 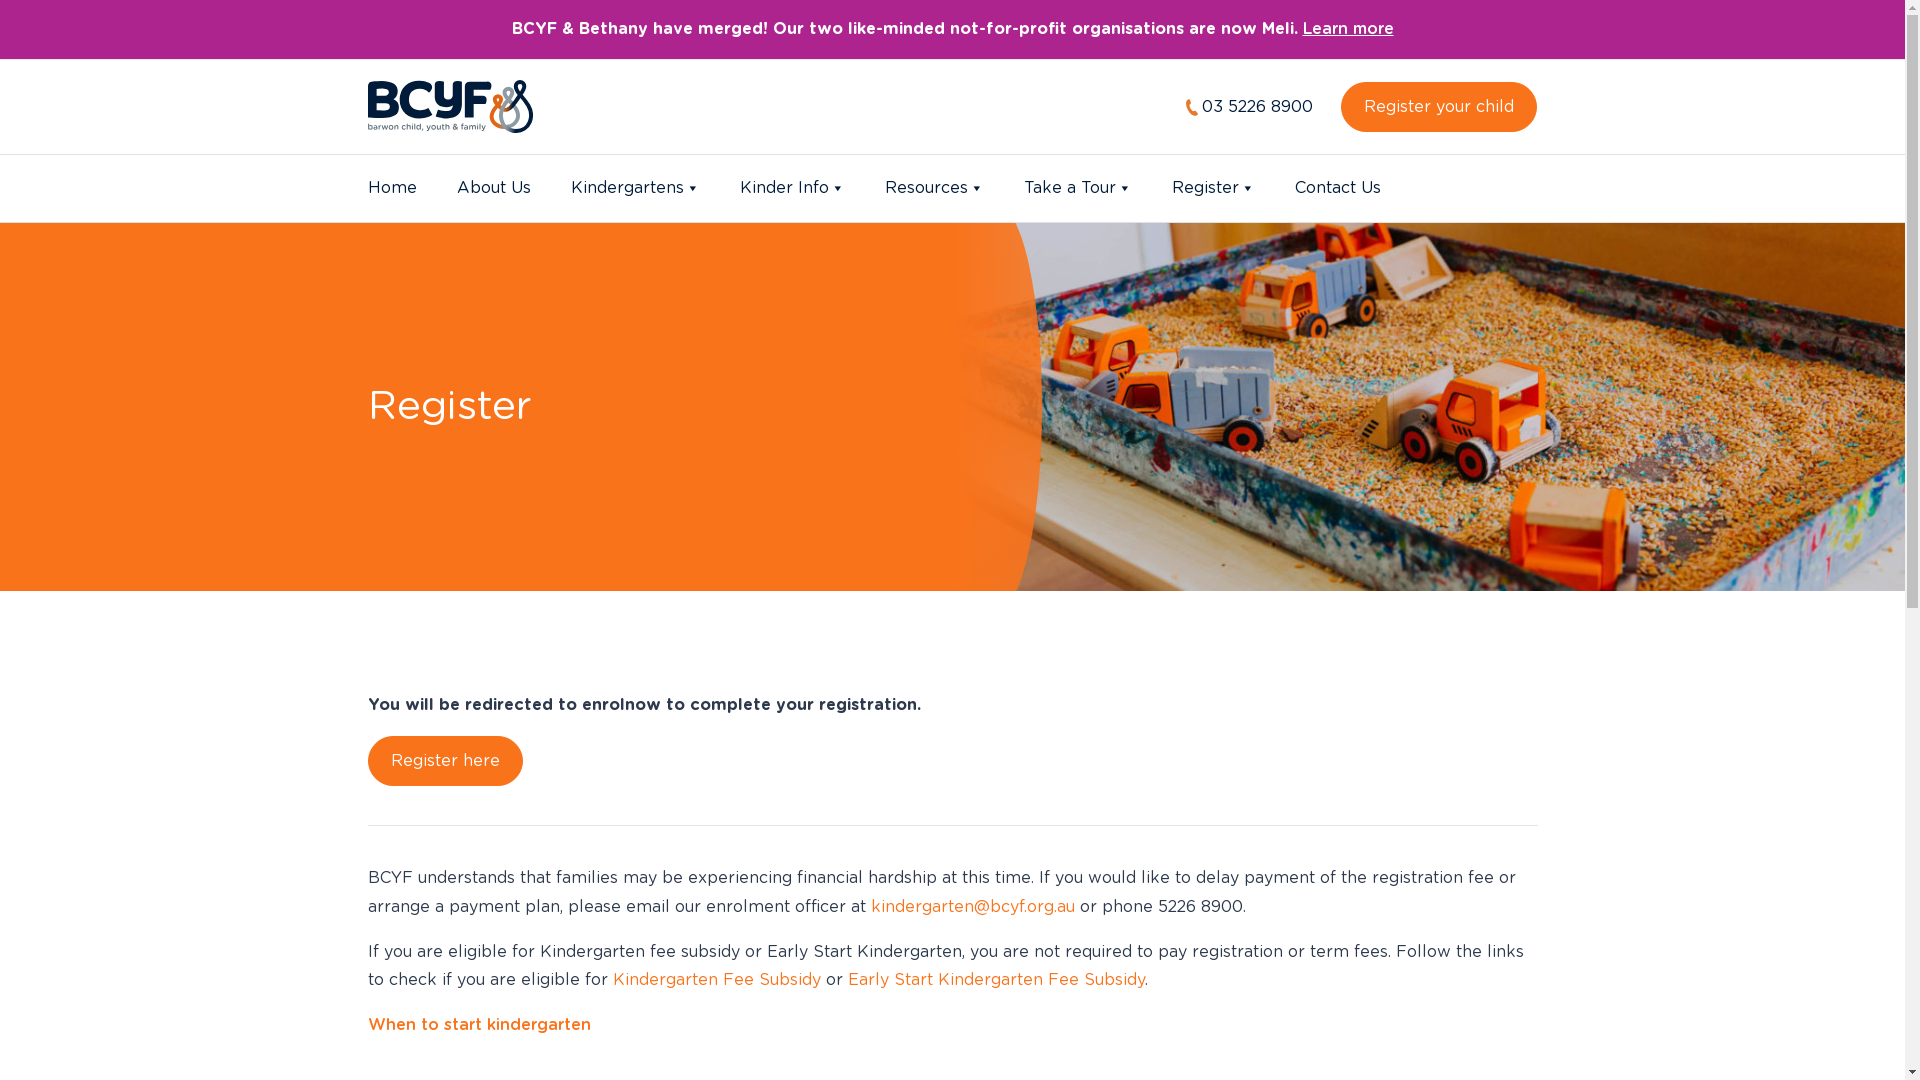 I want to click on 'Early Start Kindergarten Fee Subsidy', so click(x=996, y=978).